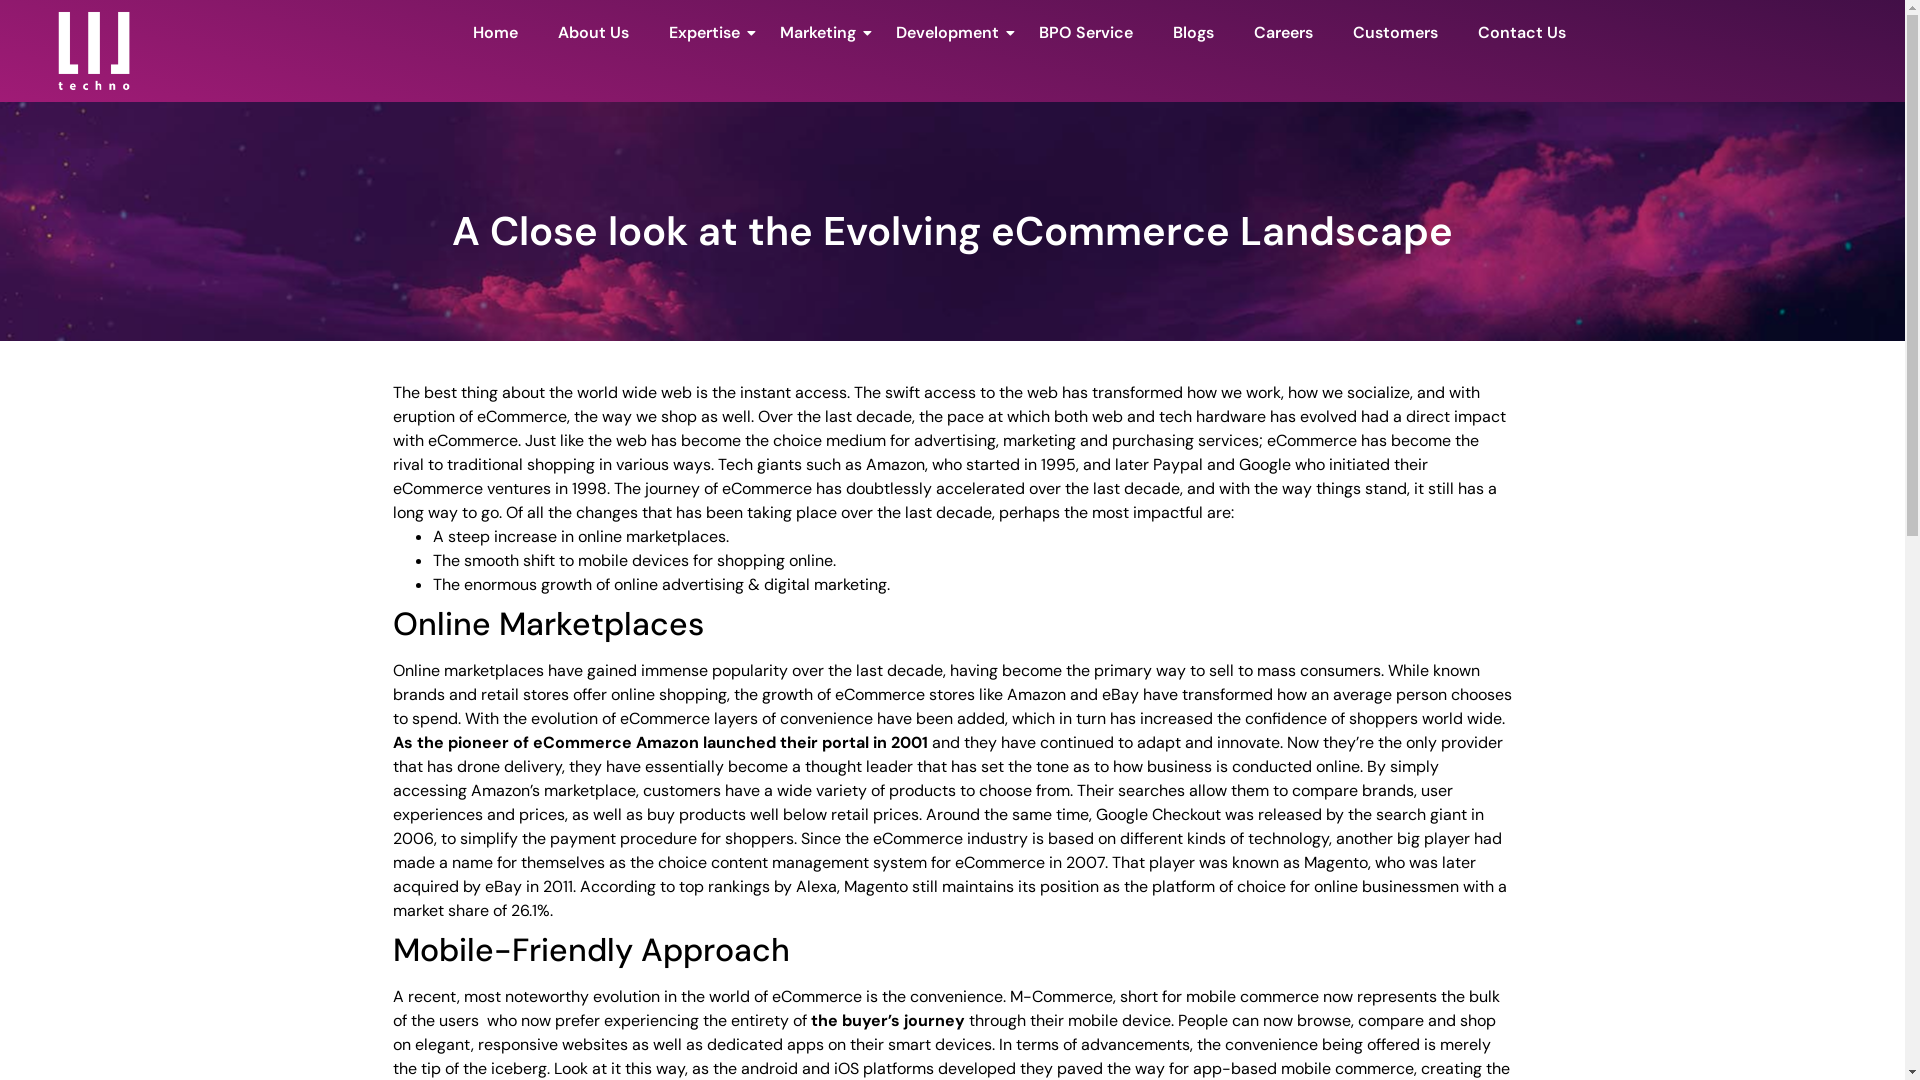 The image size is (1920, 1080). Describe the element at coordinates (1193, 34) in the screenshot. I see `'Blogs'` at that location.